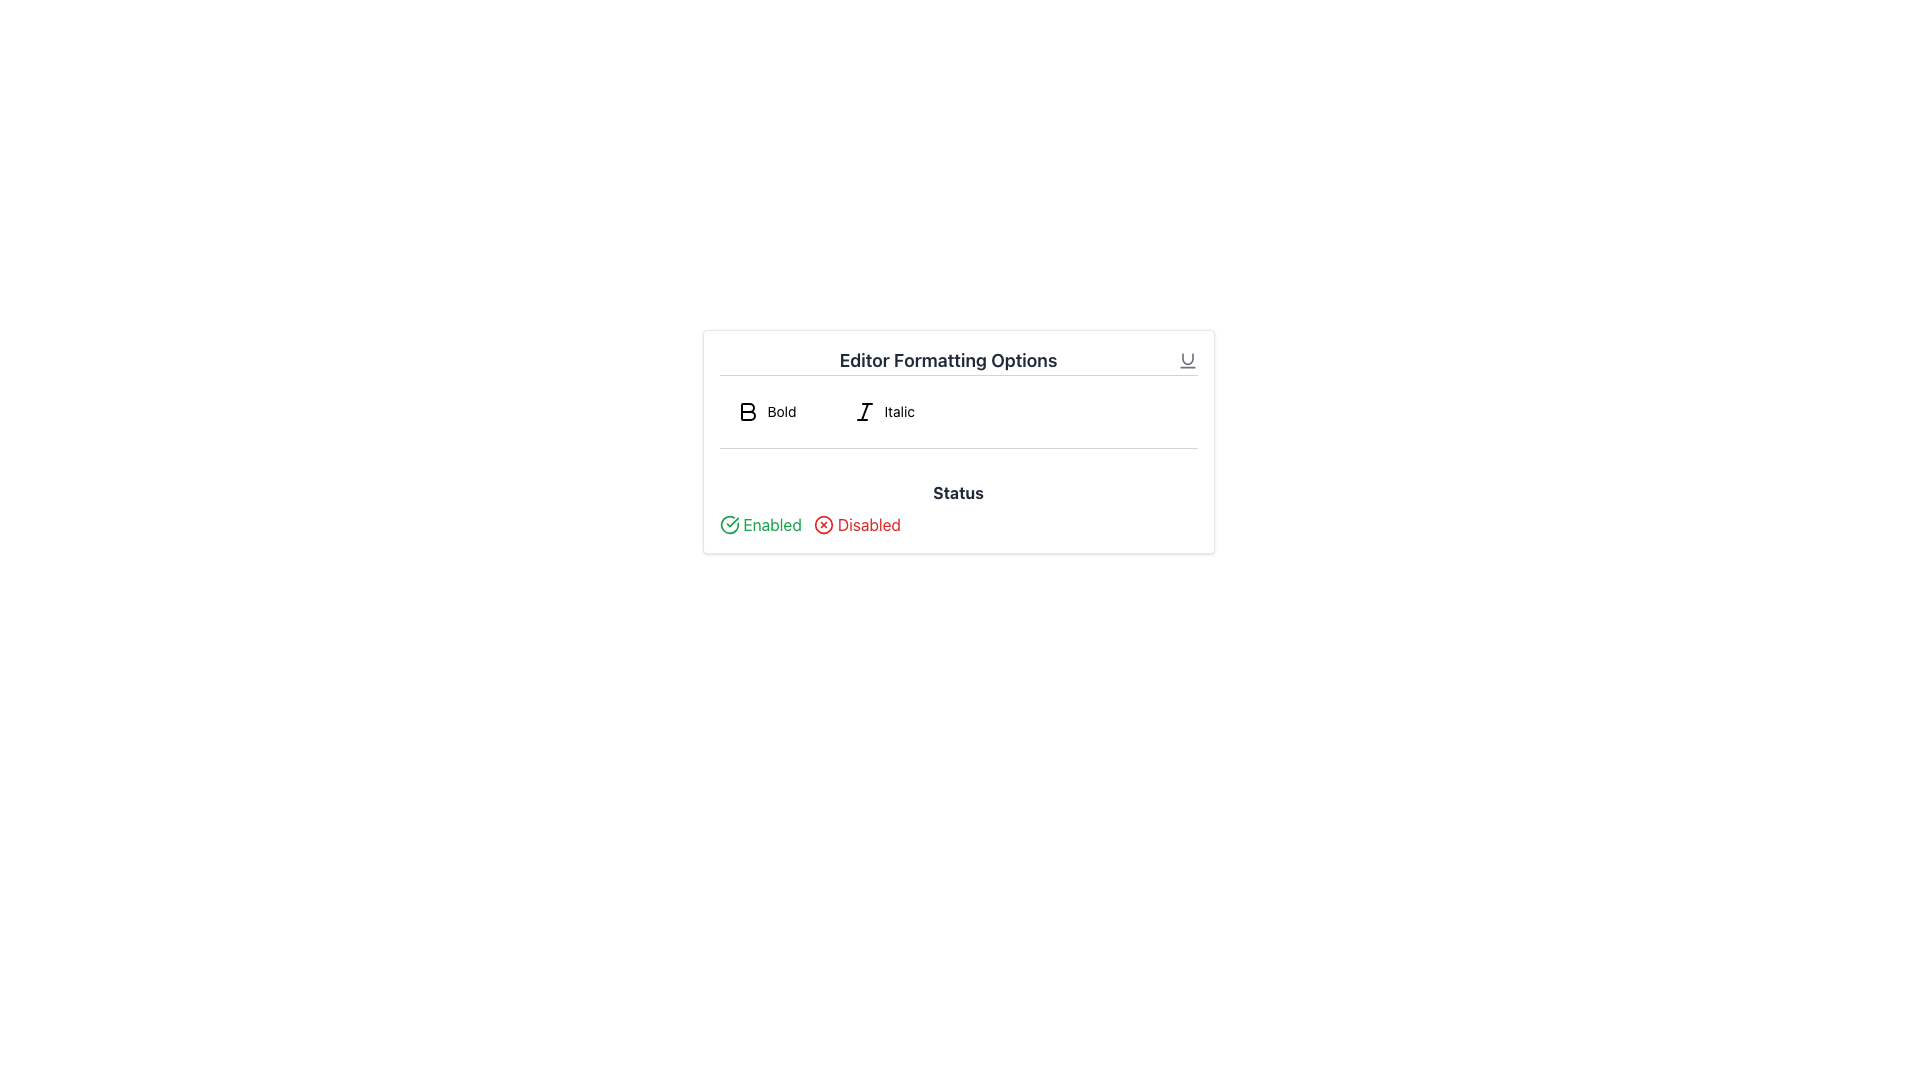 The image size is (1920, 1080). Describe the element at coordinates (765, 411) in the screenshot. I see `the 'Bold' button in the 'Editor Formatting Options' section` at that location.